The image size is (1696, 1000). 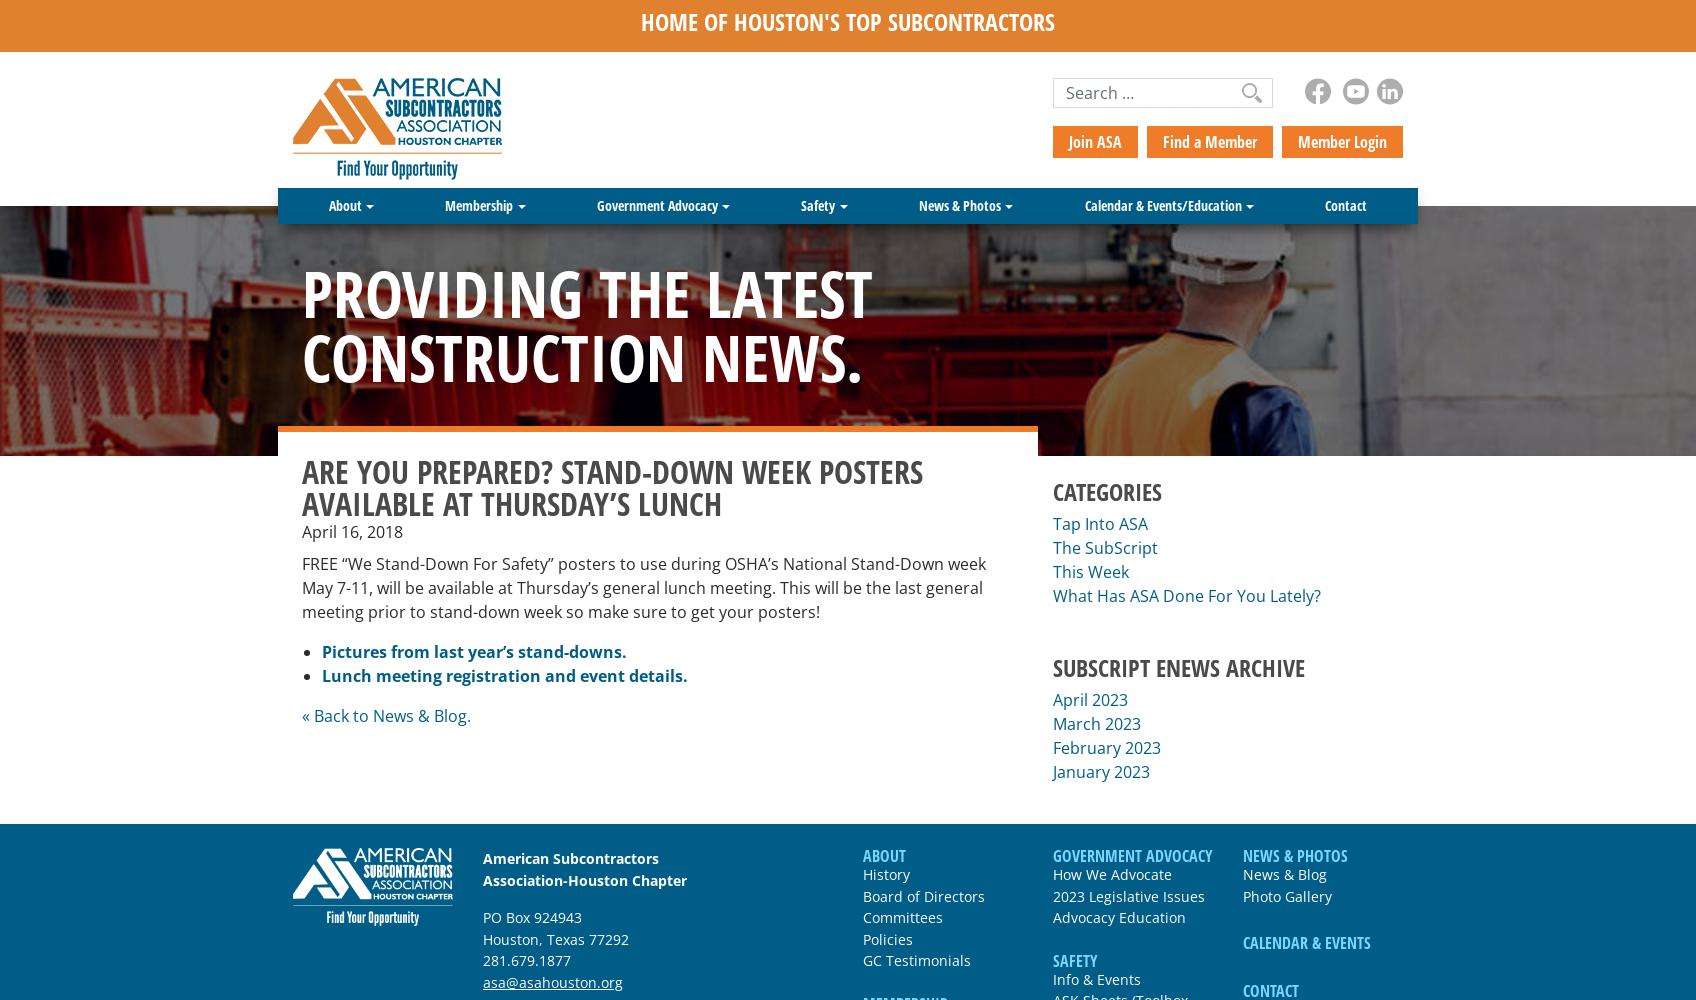 What do you see at coordinates (1100, 771) in the screenshot?
I see `'January 2023'` at bounding box center [1100, 771].